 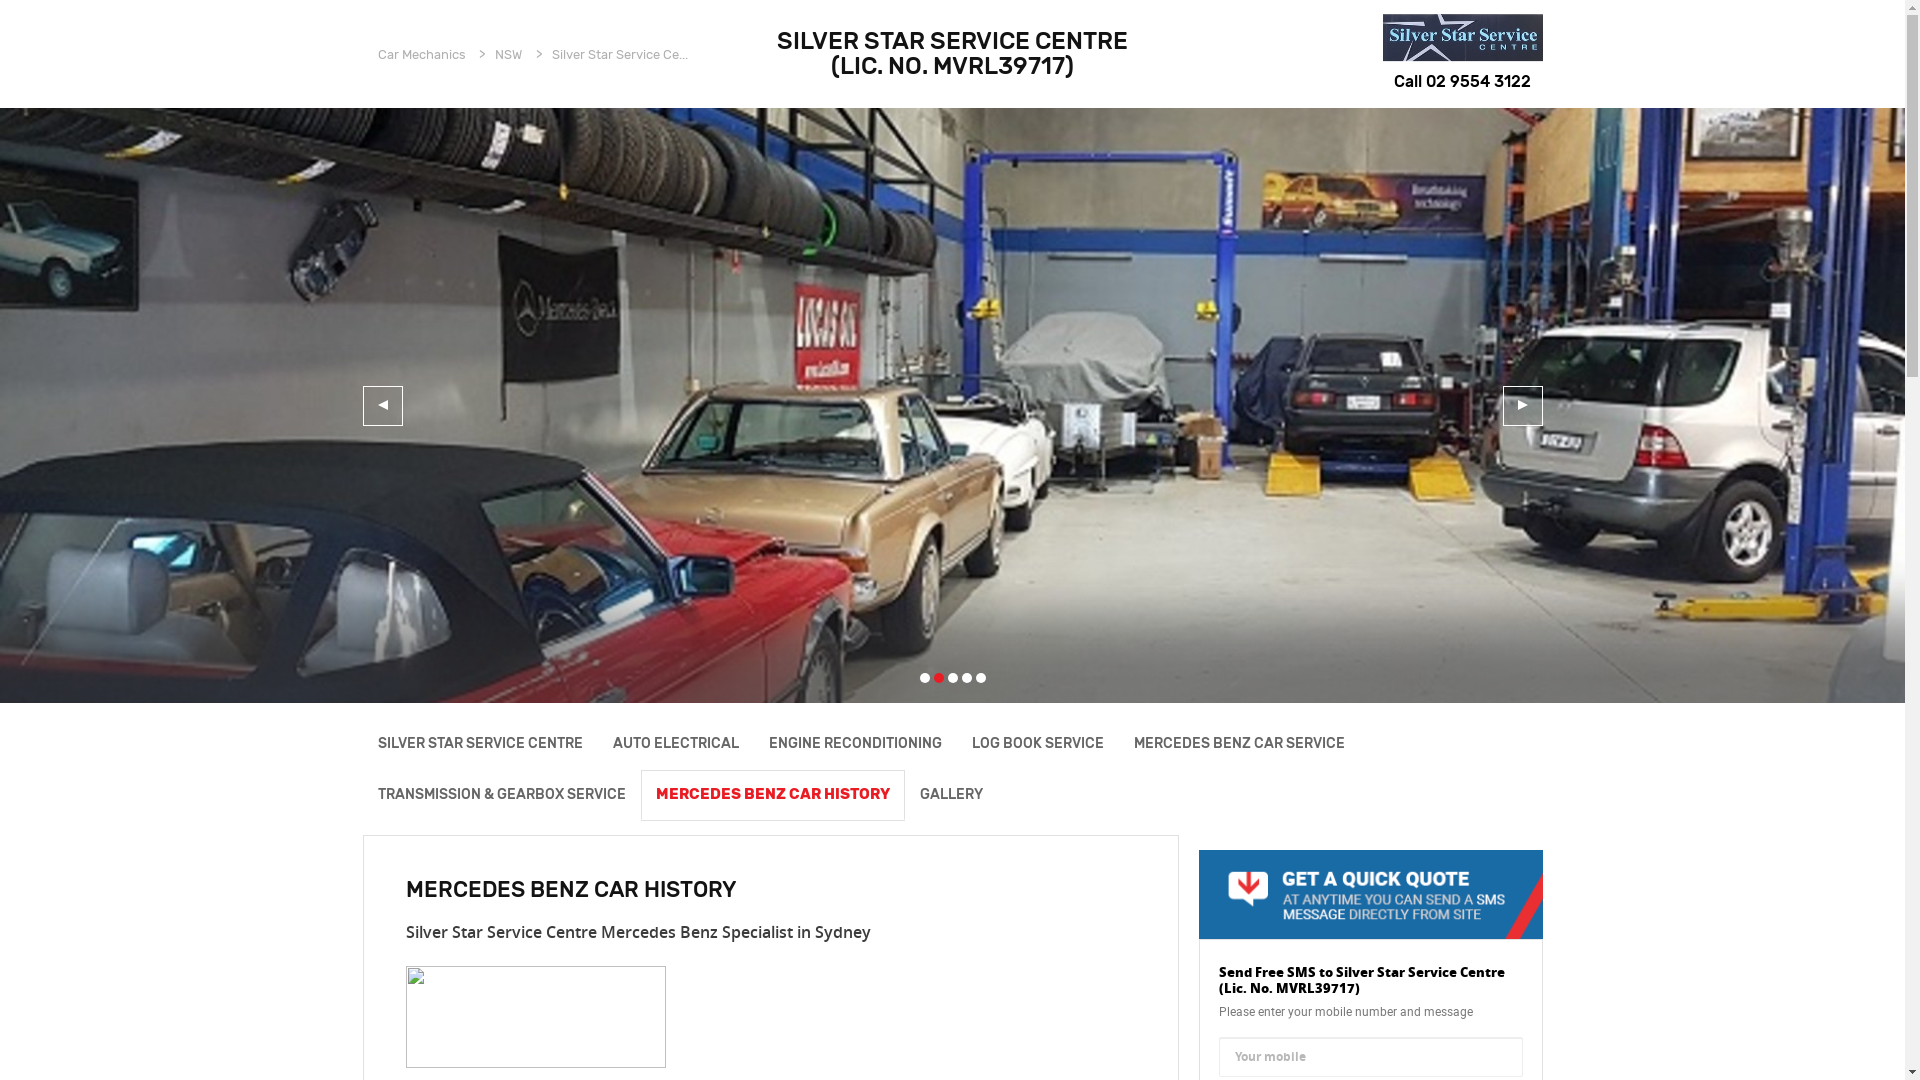 What do you see at coordinates (1462, 81) in the screenshot?
I see `'Call 02 9554 3122'` at bounding box center [1462, 81].